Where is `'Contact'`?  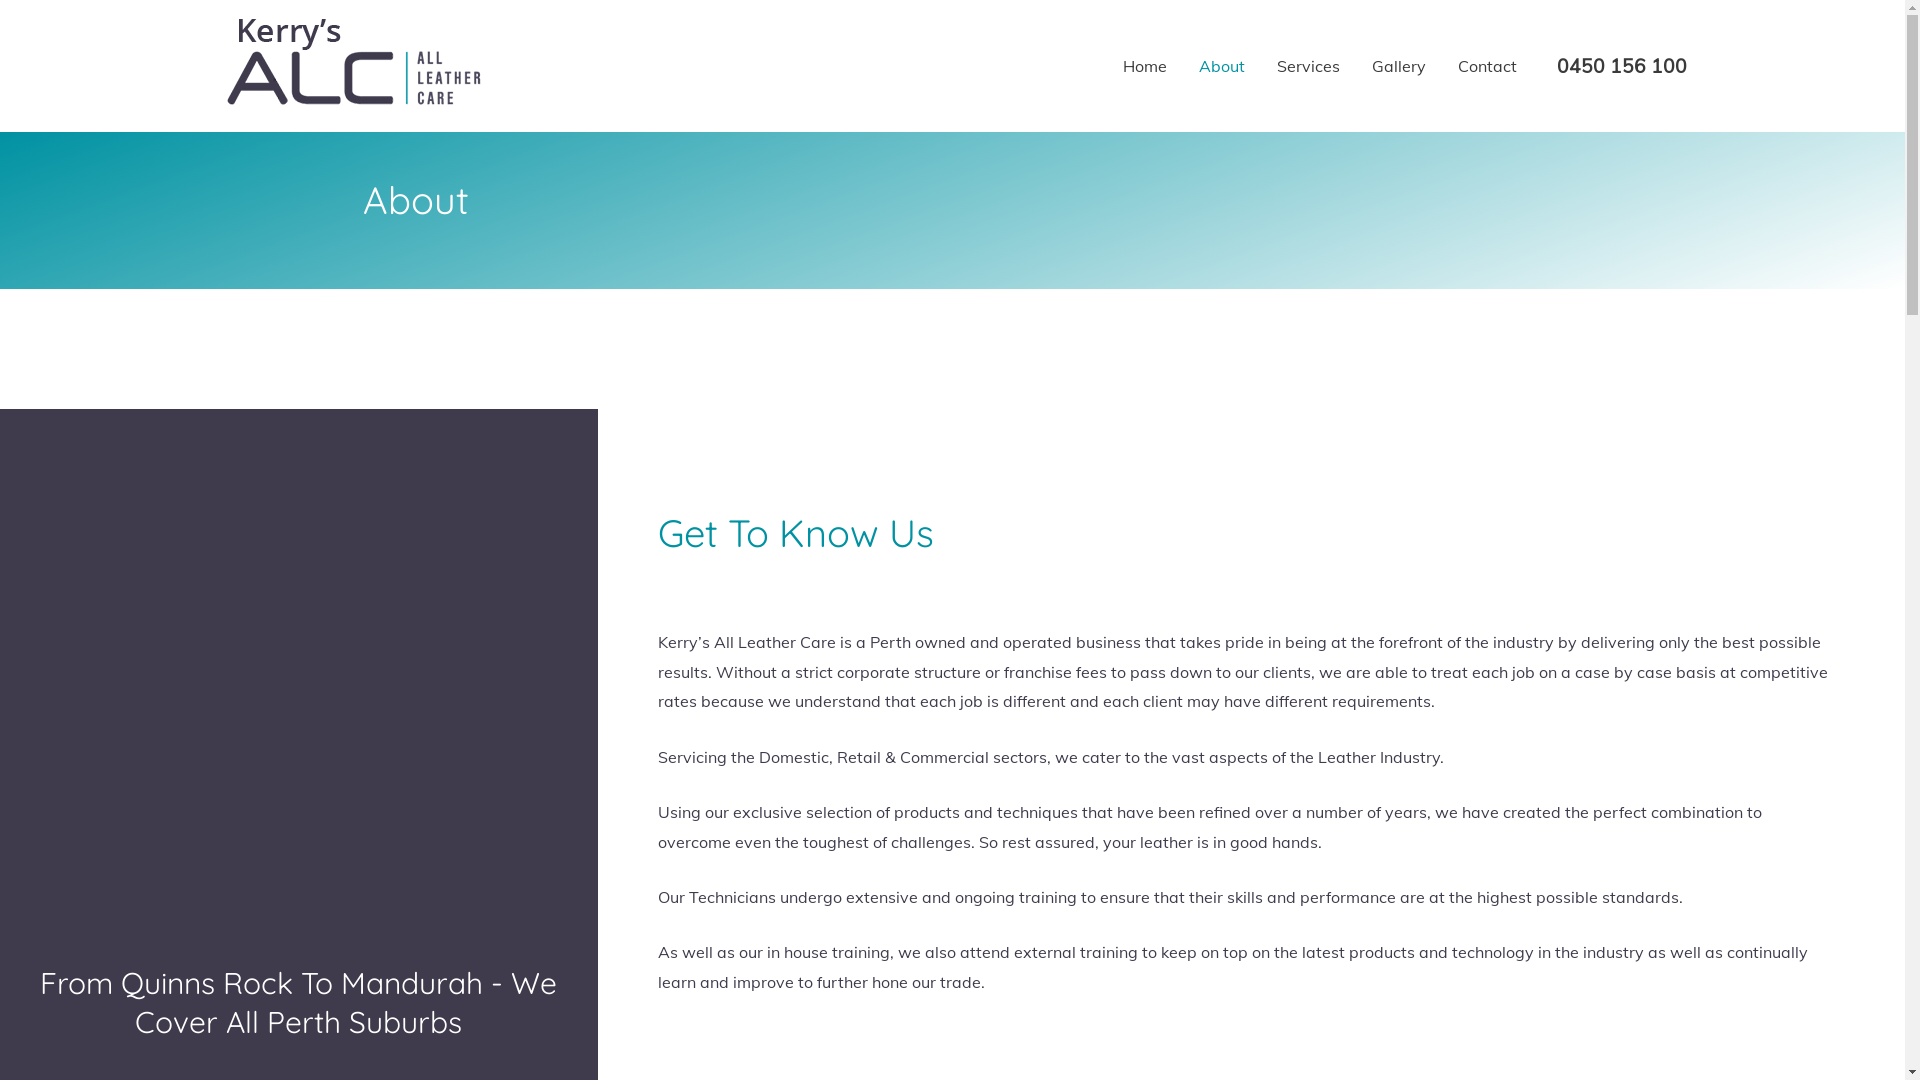
'Contact' is located at coordinates (1487, 64).